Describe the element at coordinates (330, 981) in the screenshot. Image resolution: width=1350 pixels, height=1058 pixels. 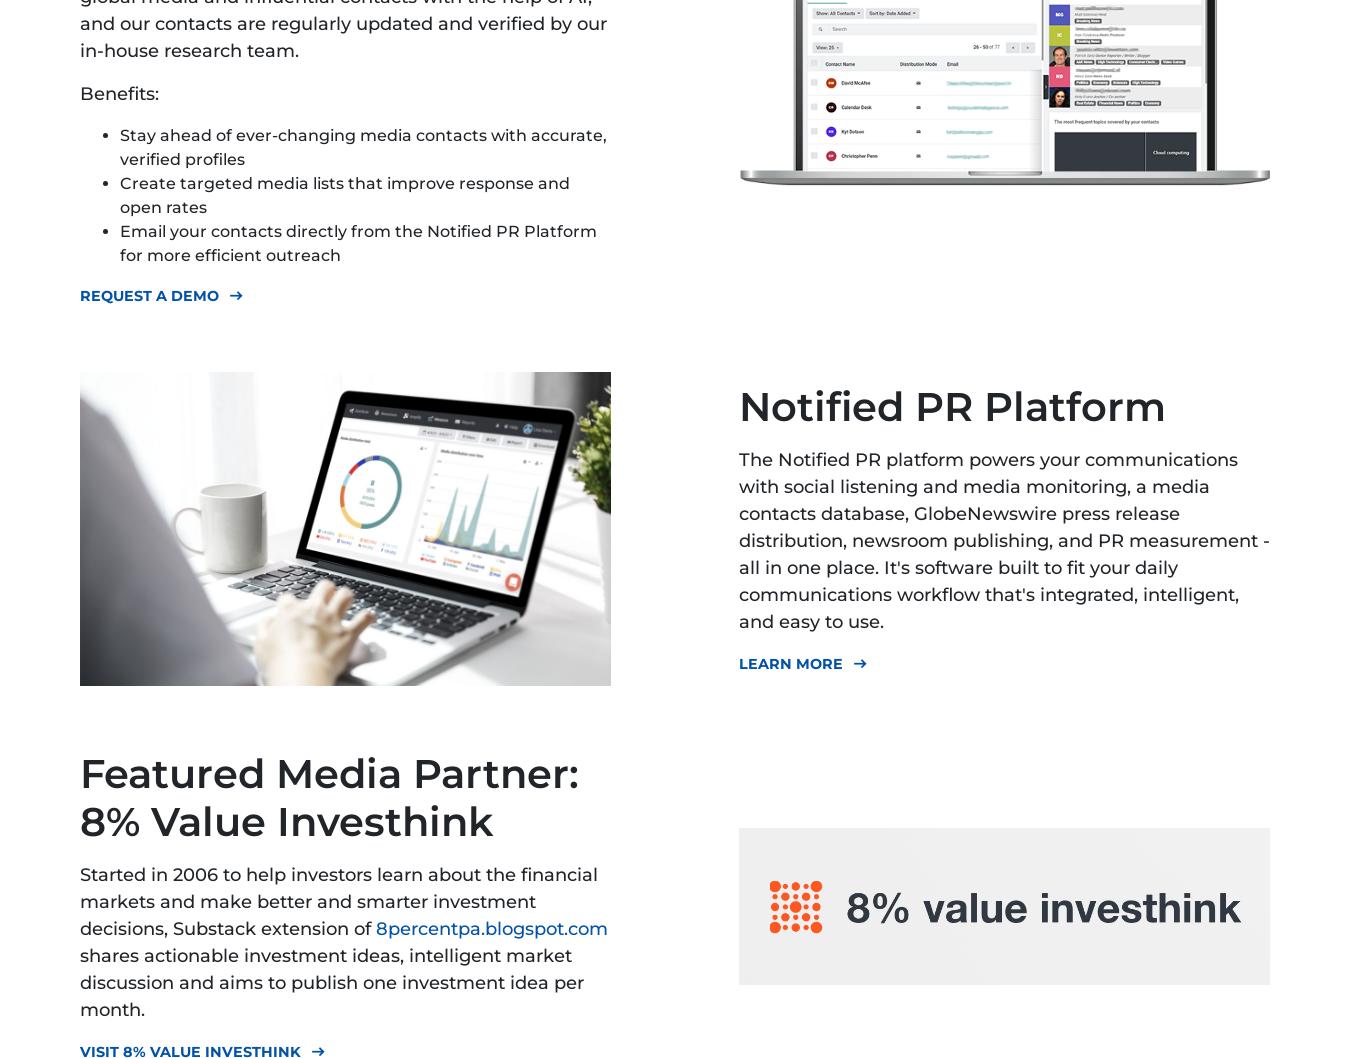
I see `'shares actionable investment ideas, intelligent market discussion and aims to publish one investment idea per month.'` at that location.